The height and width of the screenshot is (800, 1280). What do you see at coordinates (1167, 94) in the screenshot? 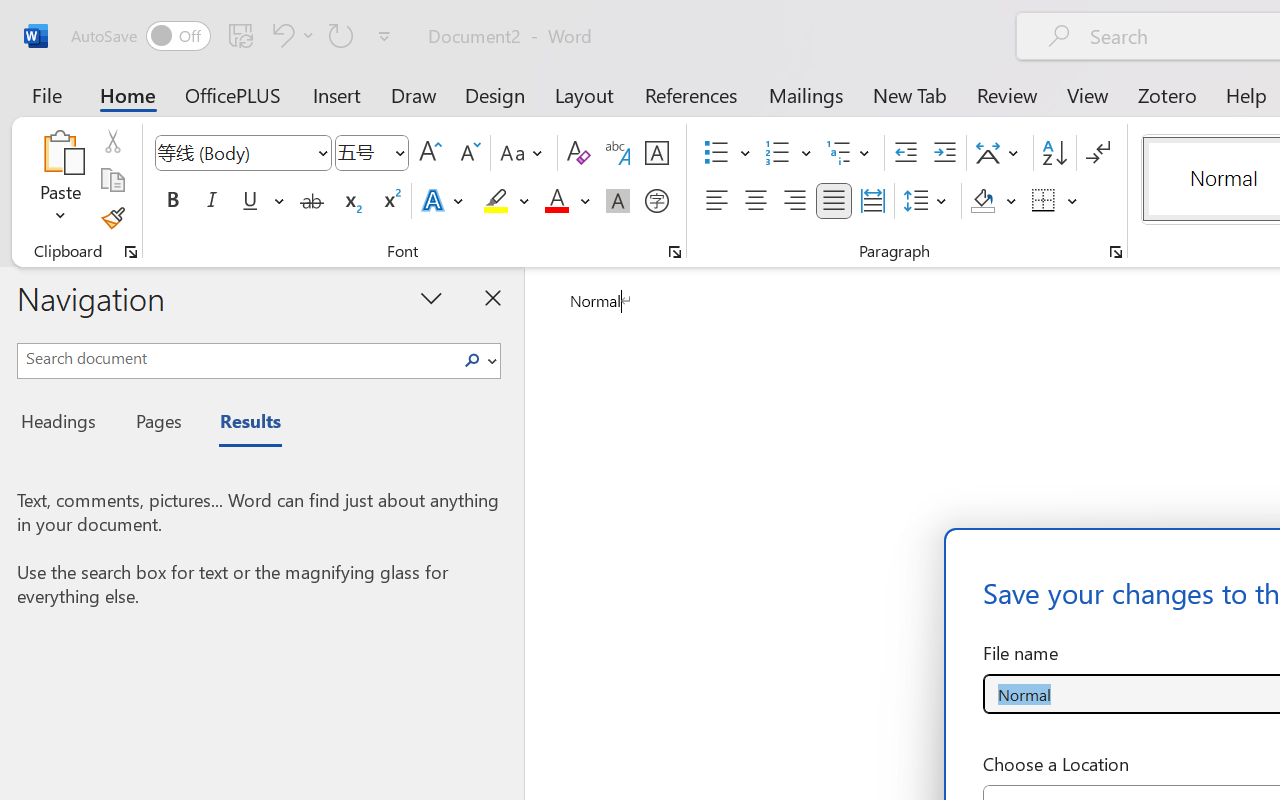
I see `'Zotero'` at bounding box center [1167, 94].